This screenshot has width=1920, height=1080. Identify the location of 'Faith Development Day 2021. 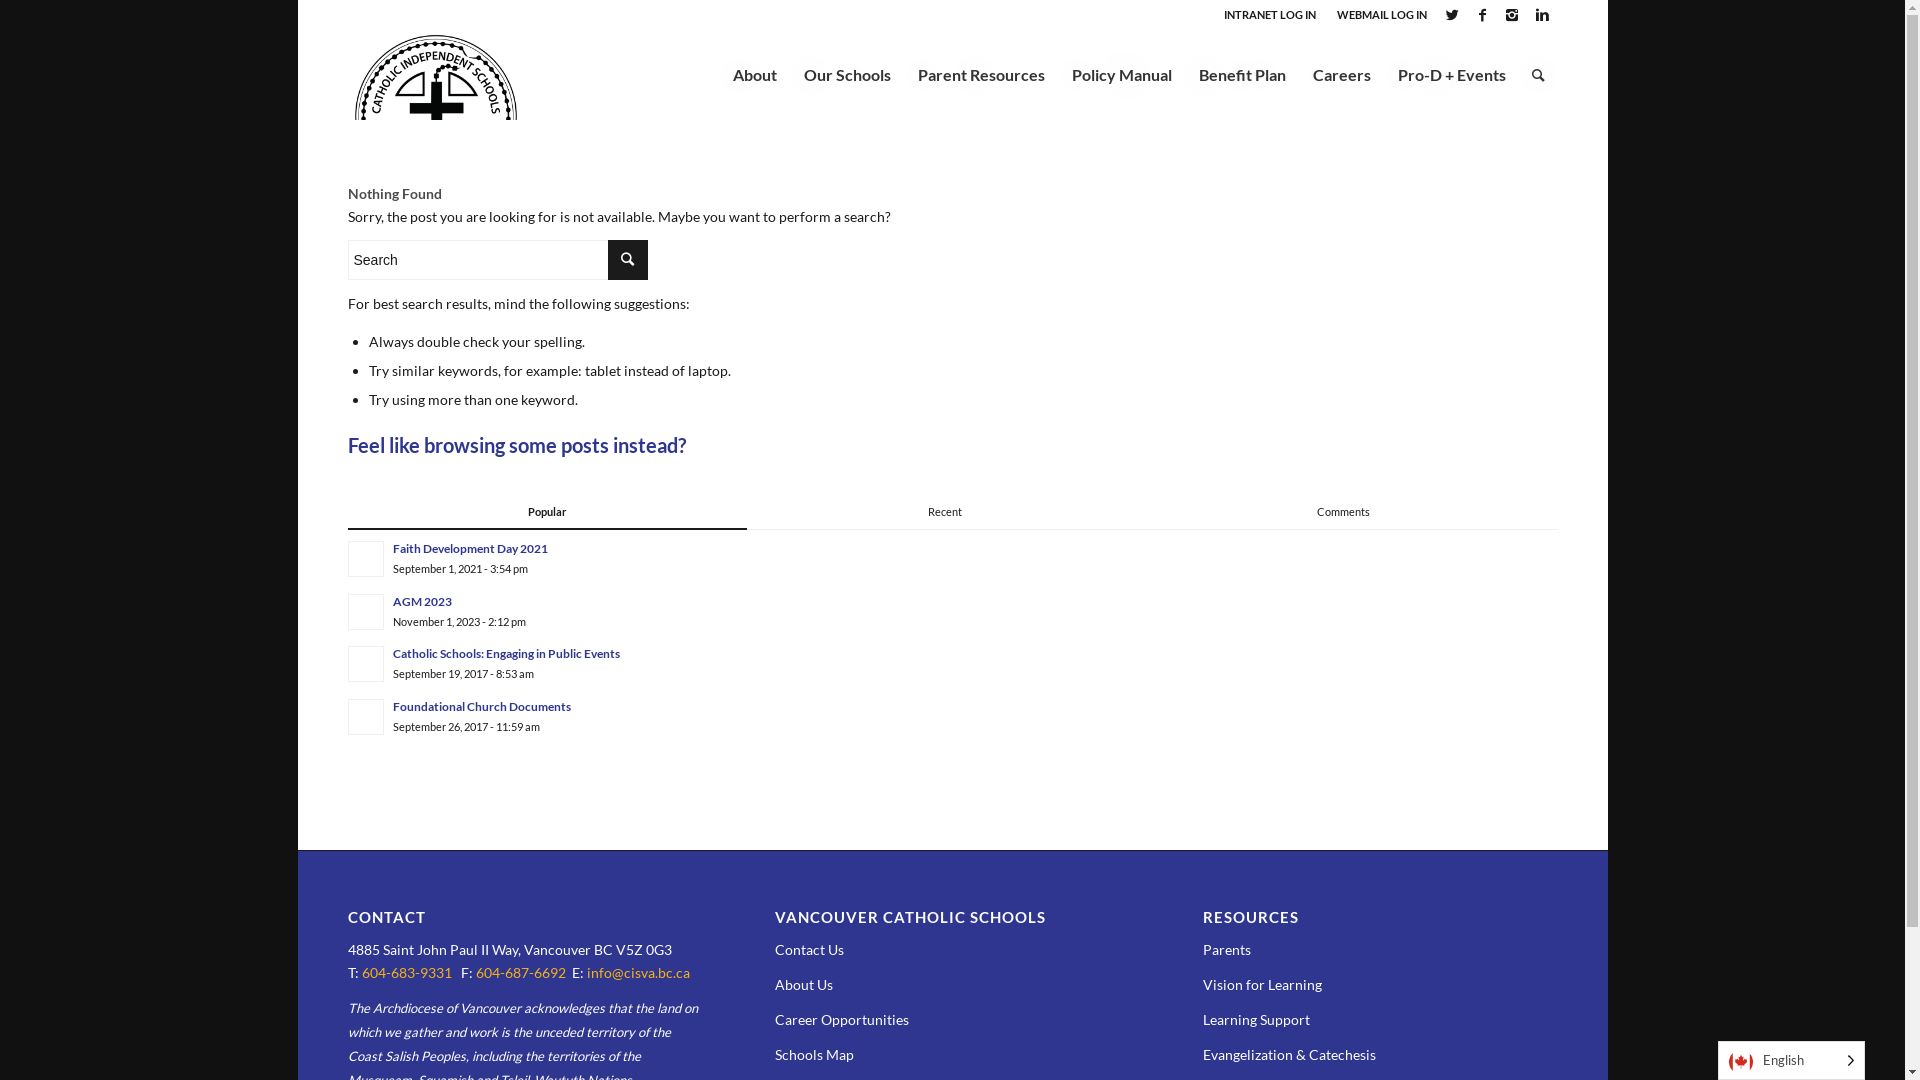
(952, 558).